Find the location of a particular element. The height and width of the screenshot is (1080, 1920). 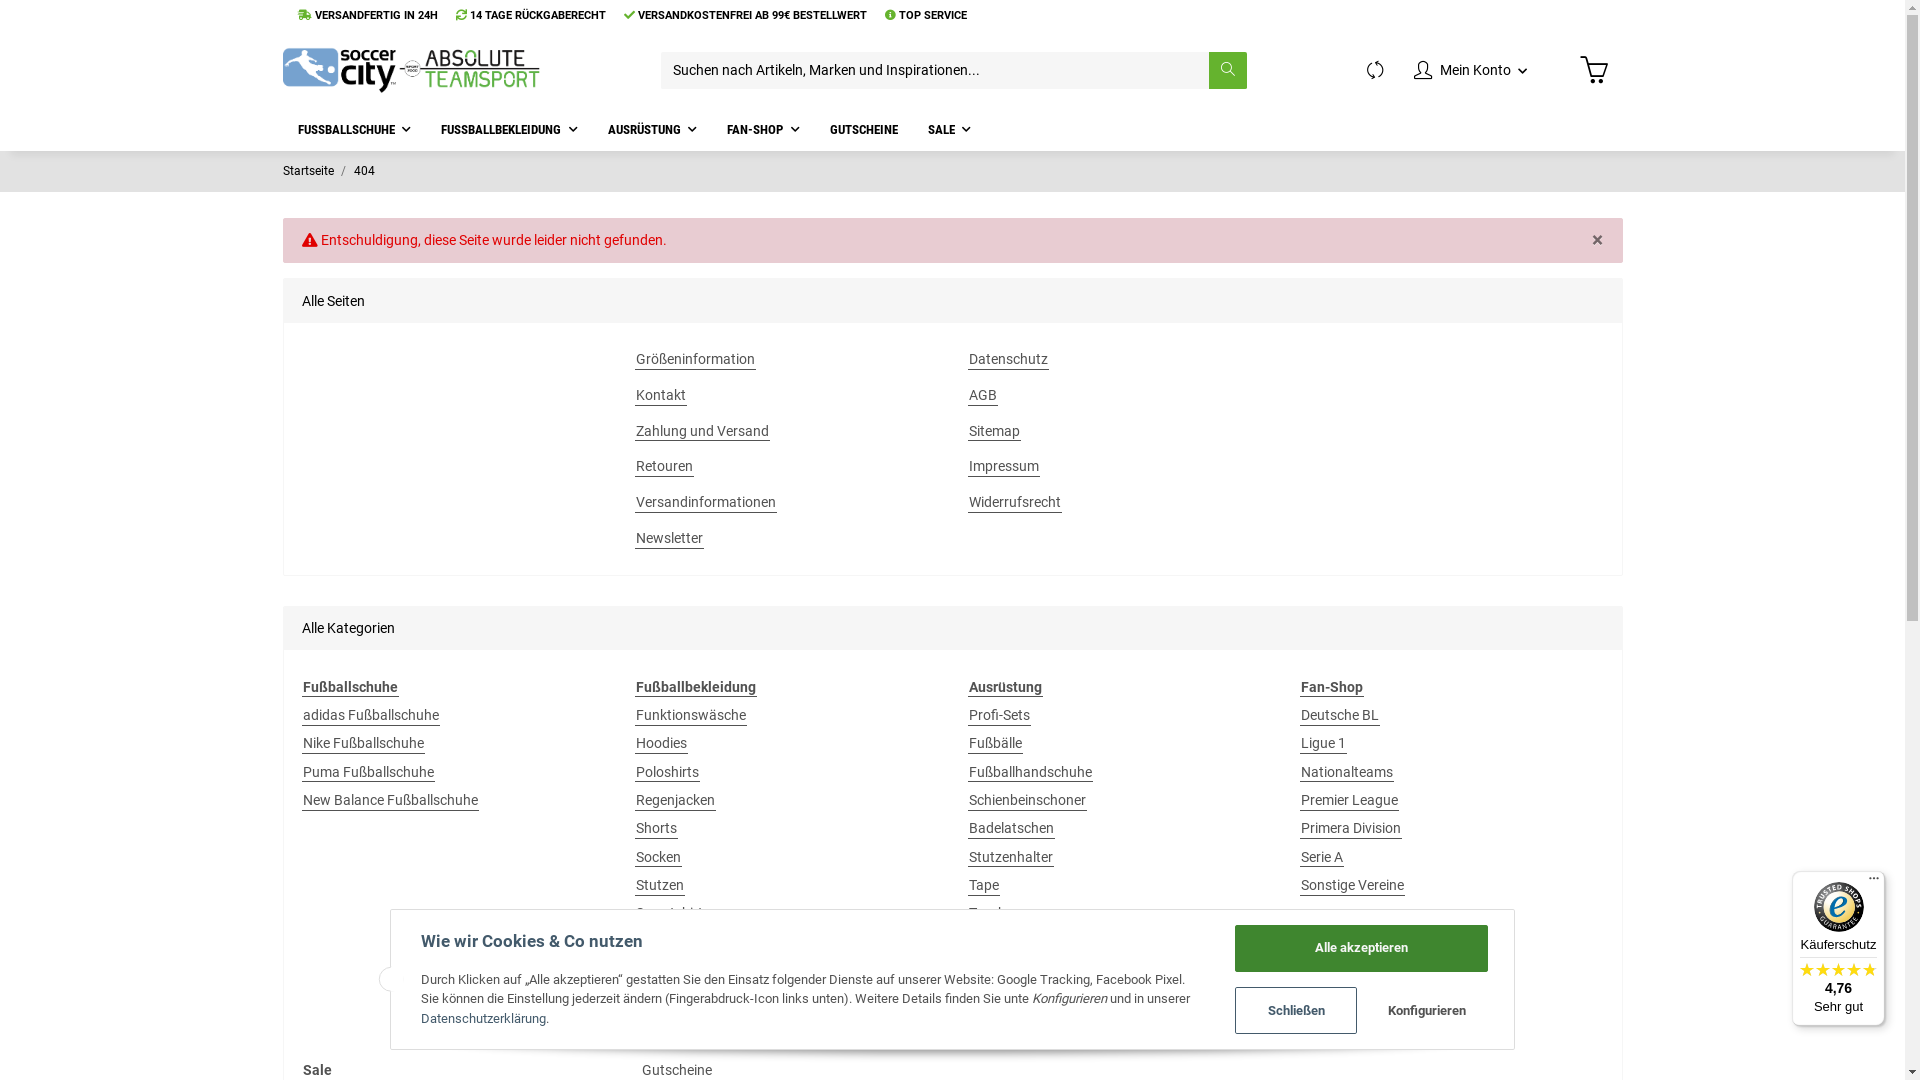

'Schienbeinschoner' is located at coordinates (1027, 799).